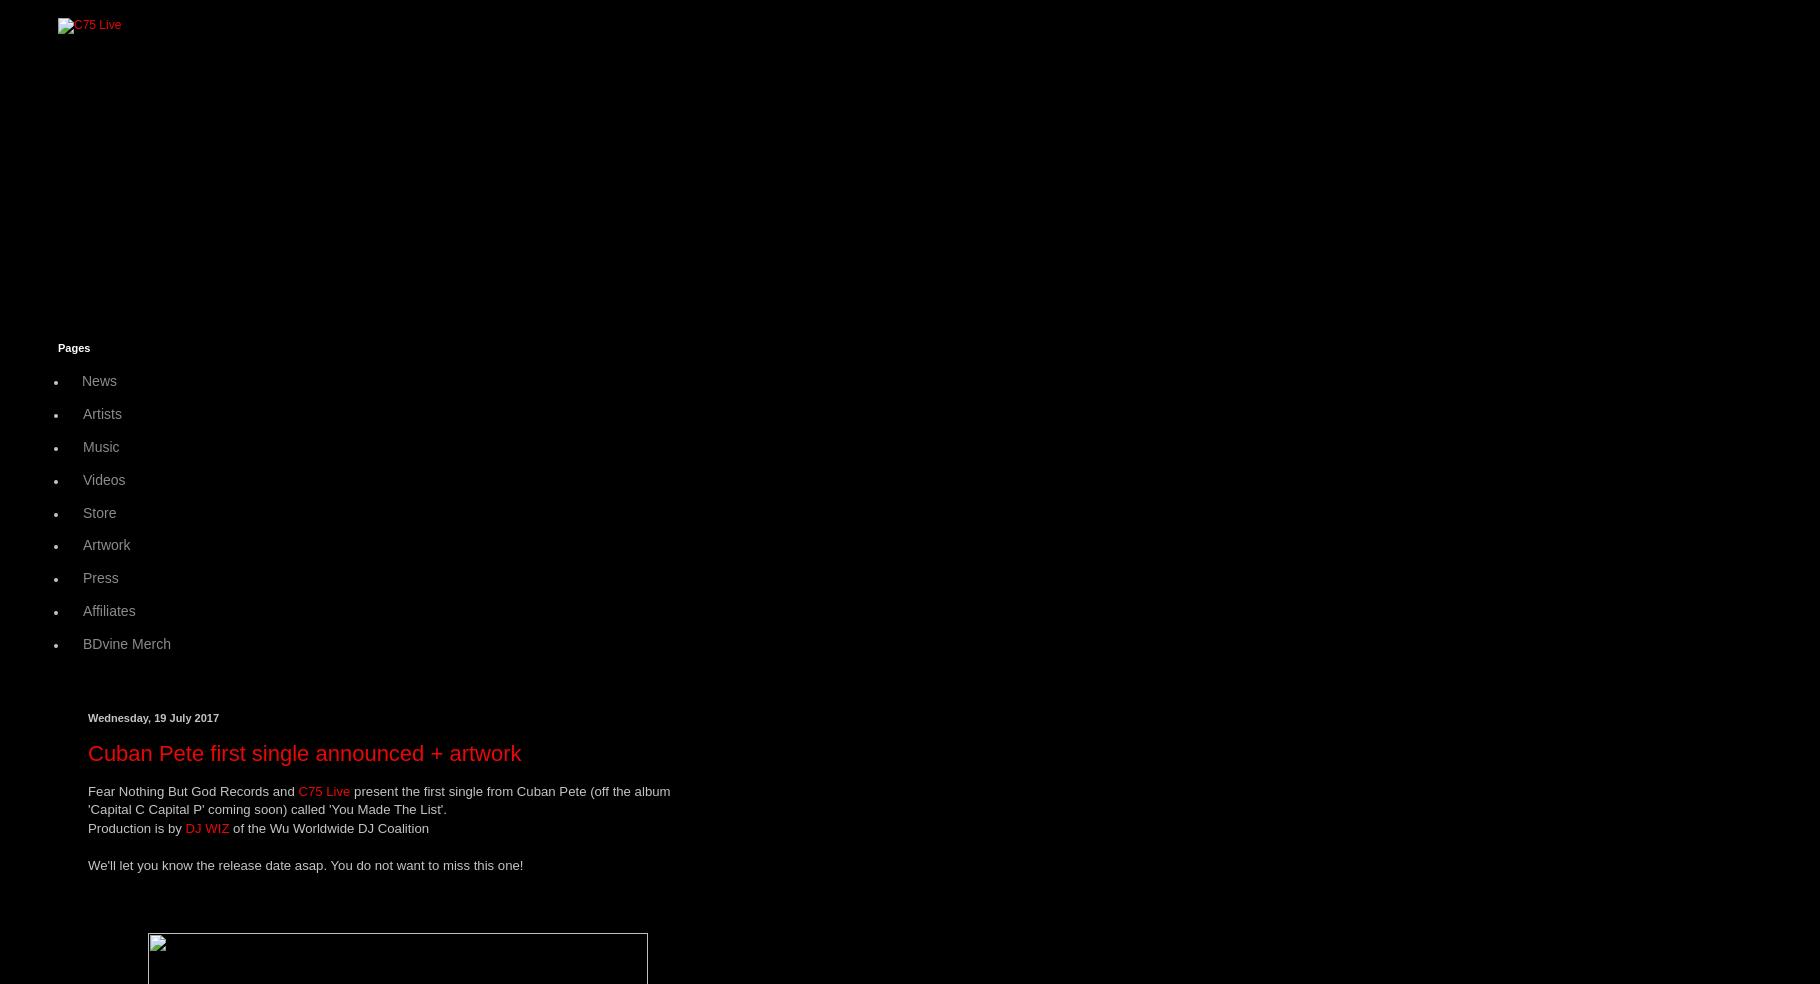 The image size is (1820, 984). I want to click on 'Pages', so click(74, 347).